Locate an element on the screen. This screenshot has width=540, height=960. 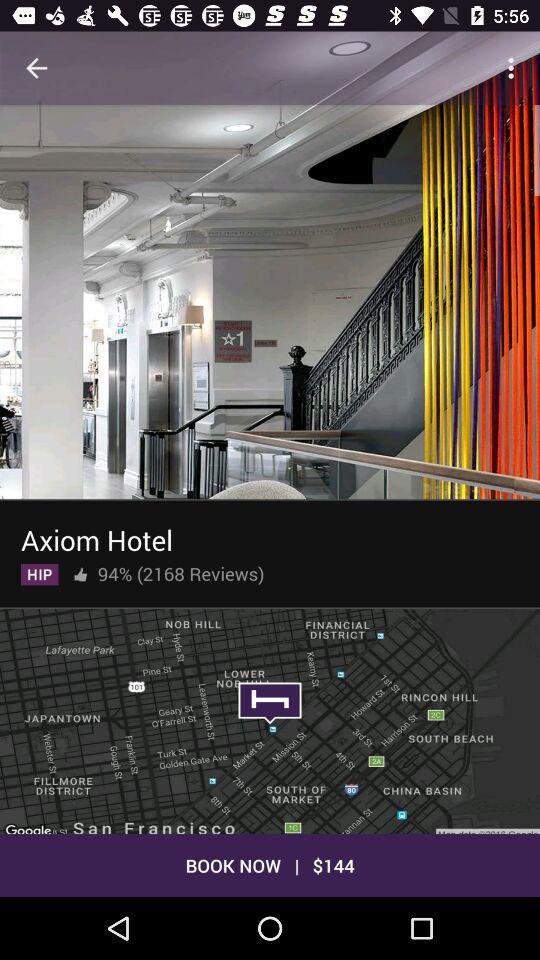
the item below axiom hotel icon is located at coordinates (79, 570).